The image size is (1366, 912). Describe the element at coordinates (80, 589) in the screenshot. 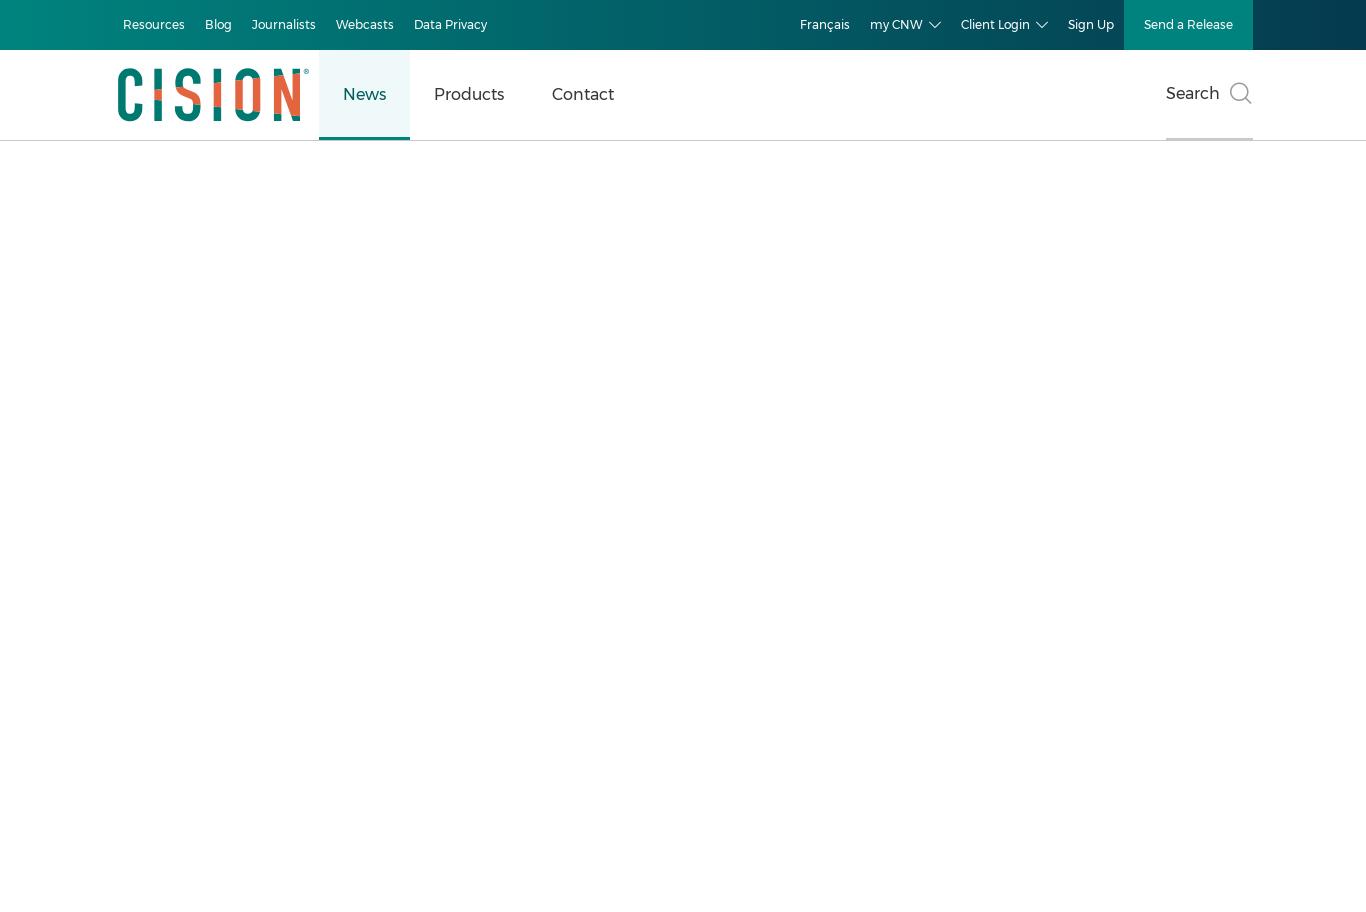

I see `'Energy & Natural Resources'` at that location.